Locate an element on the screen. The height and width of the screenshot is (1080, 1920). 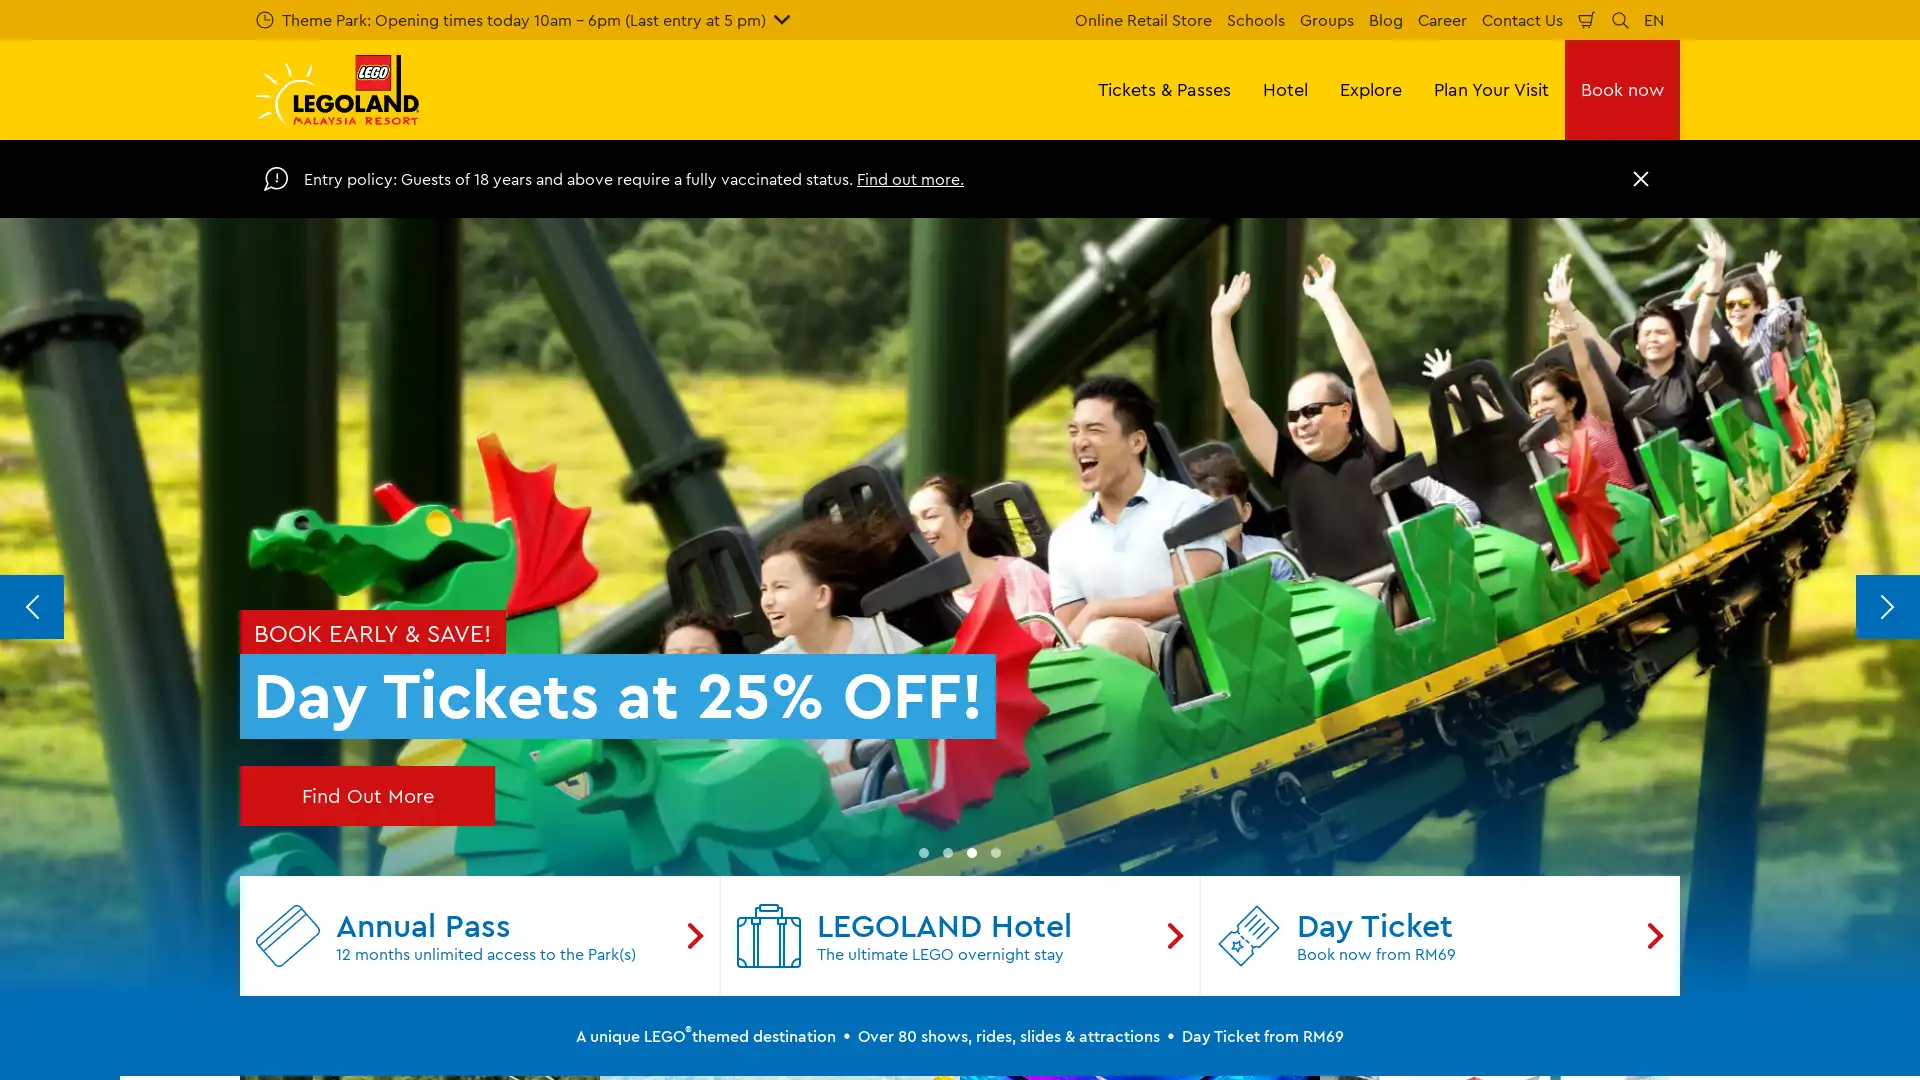
Go to slide 1 is located at coordinates (922, 852).